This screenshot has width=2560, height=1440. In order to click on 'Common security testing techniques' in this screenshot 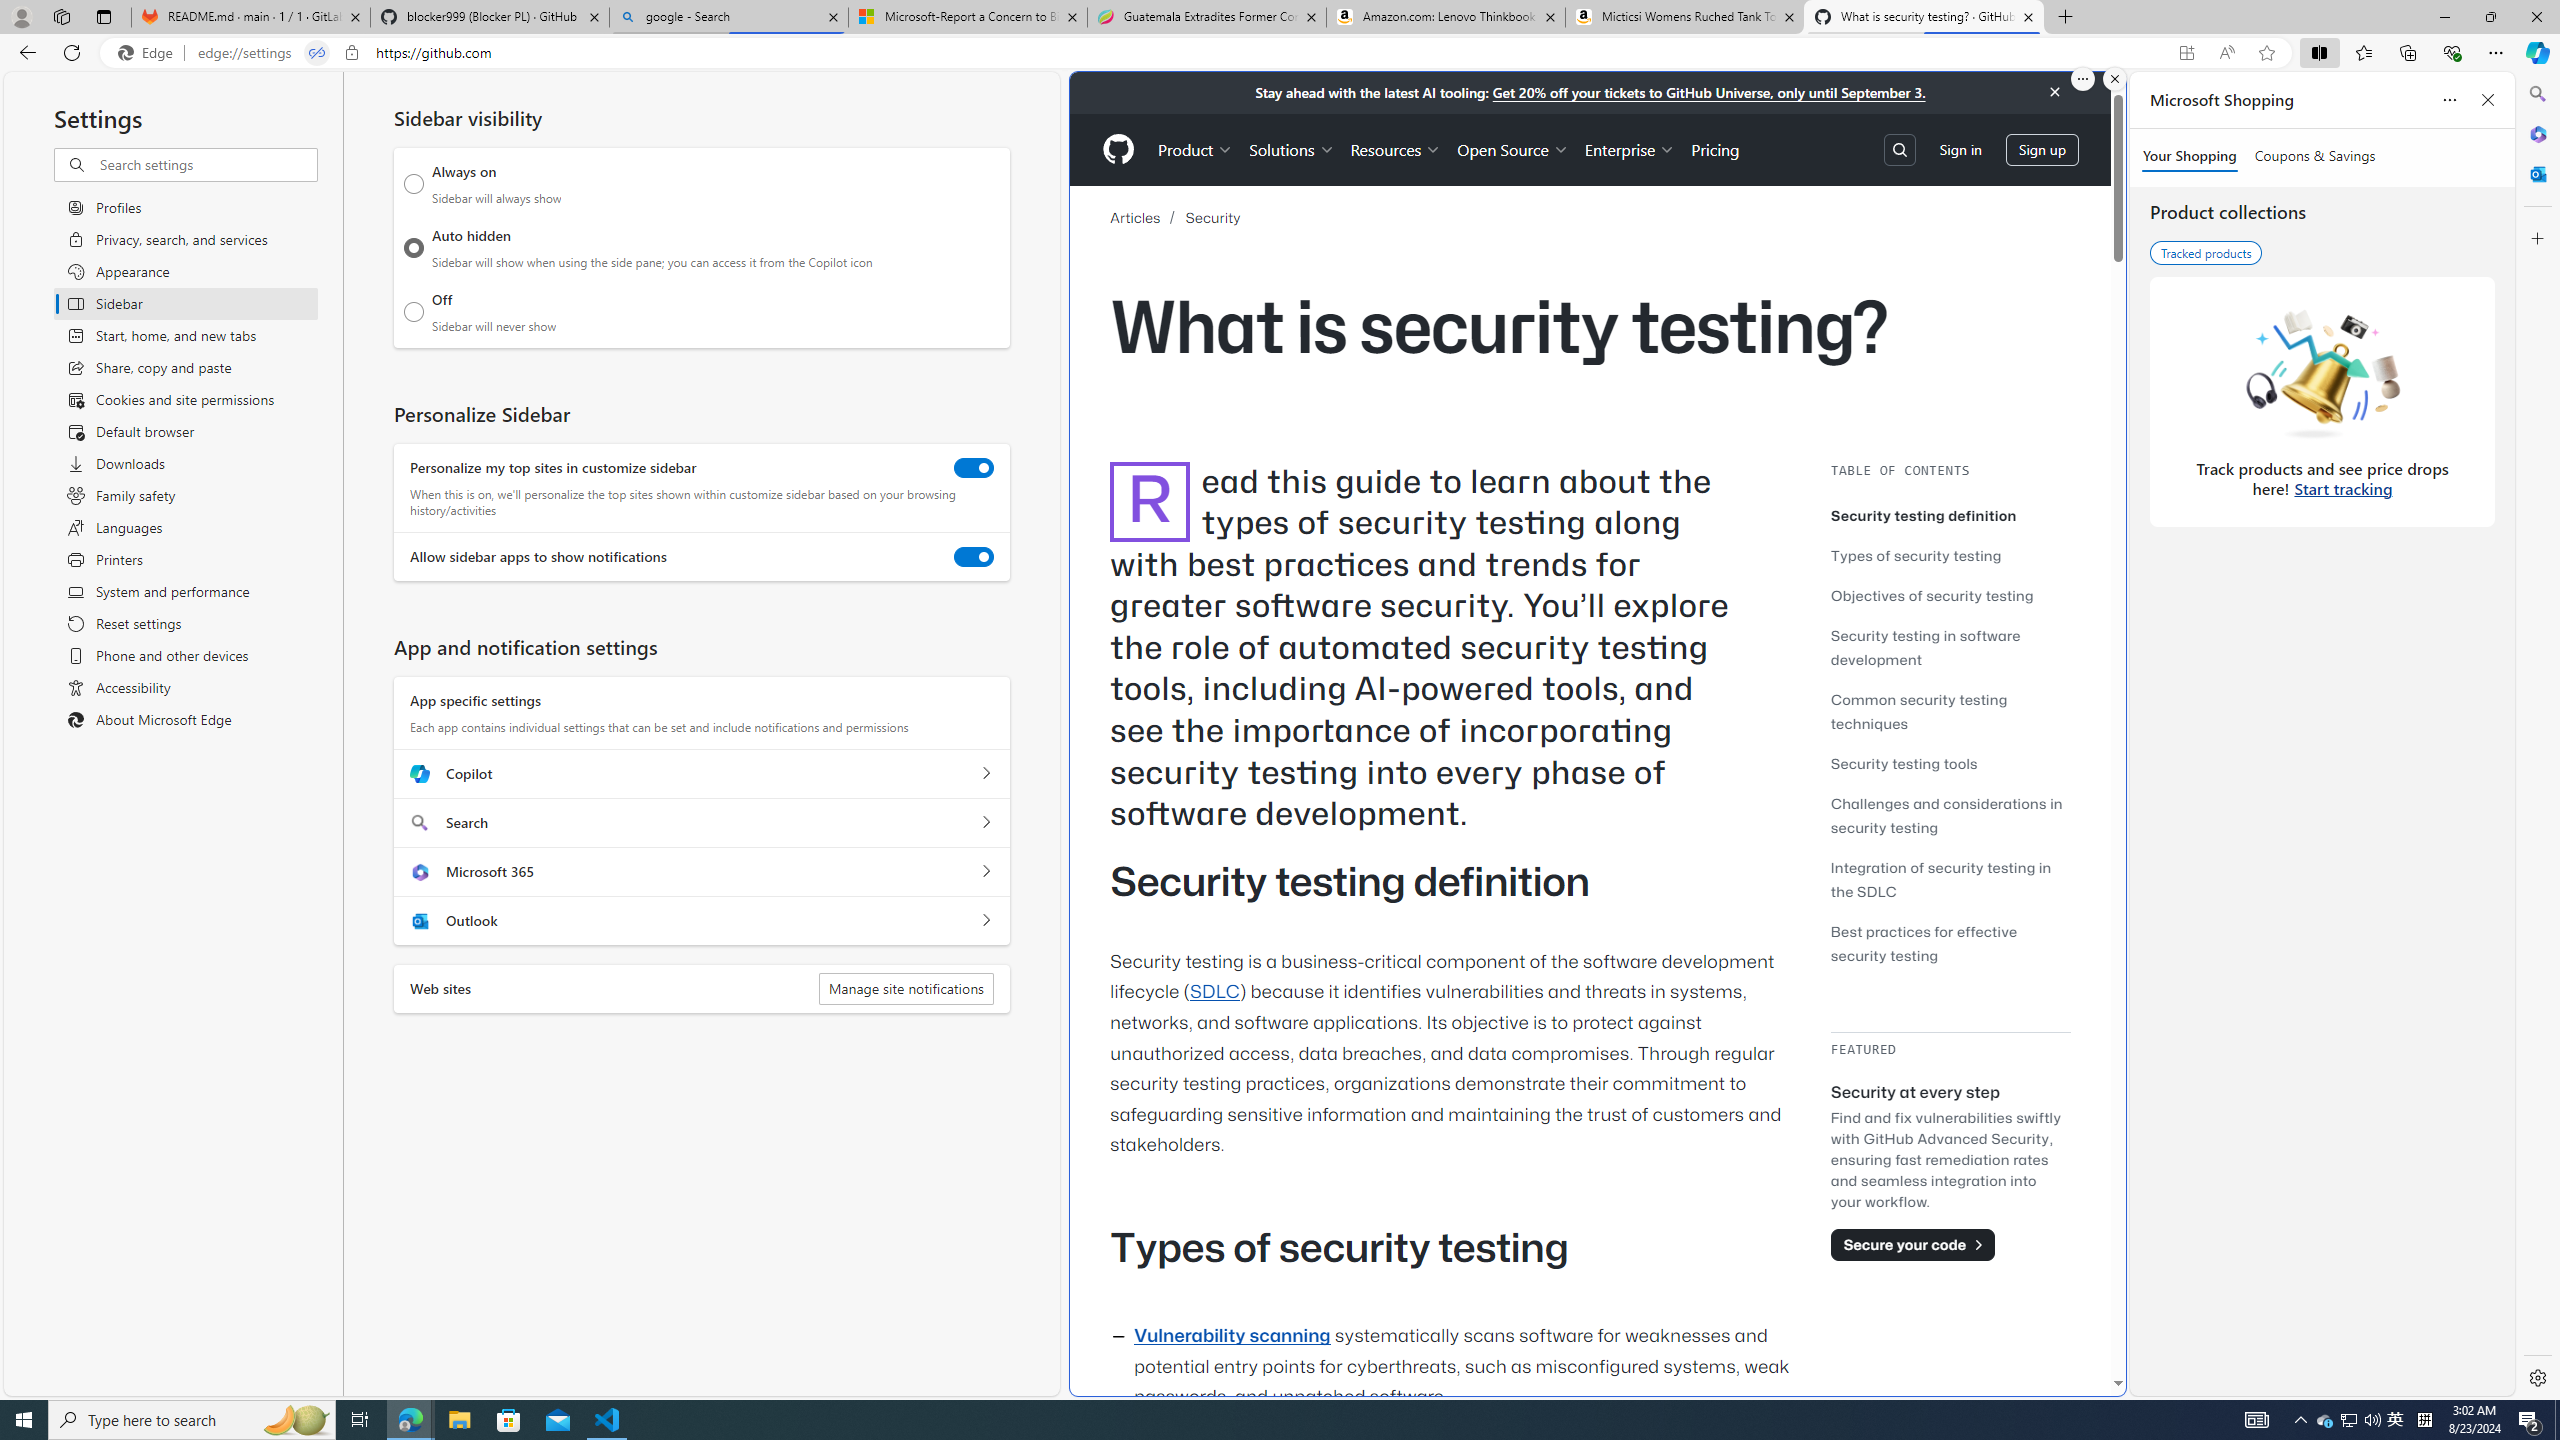, I will do `click(1917, 711)`.